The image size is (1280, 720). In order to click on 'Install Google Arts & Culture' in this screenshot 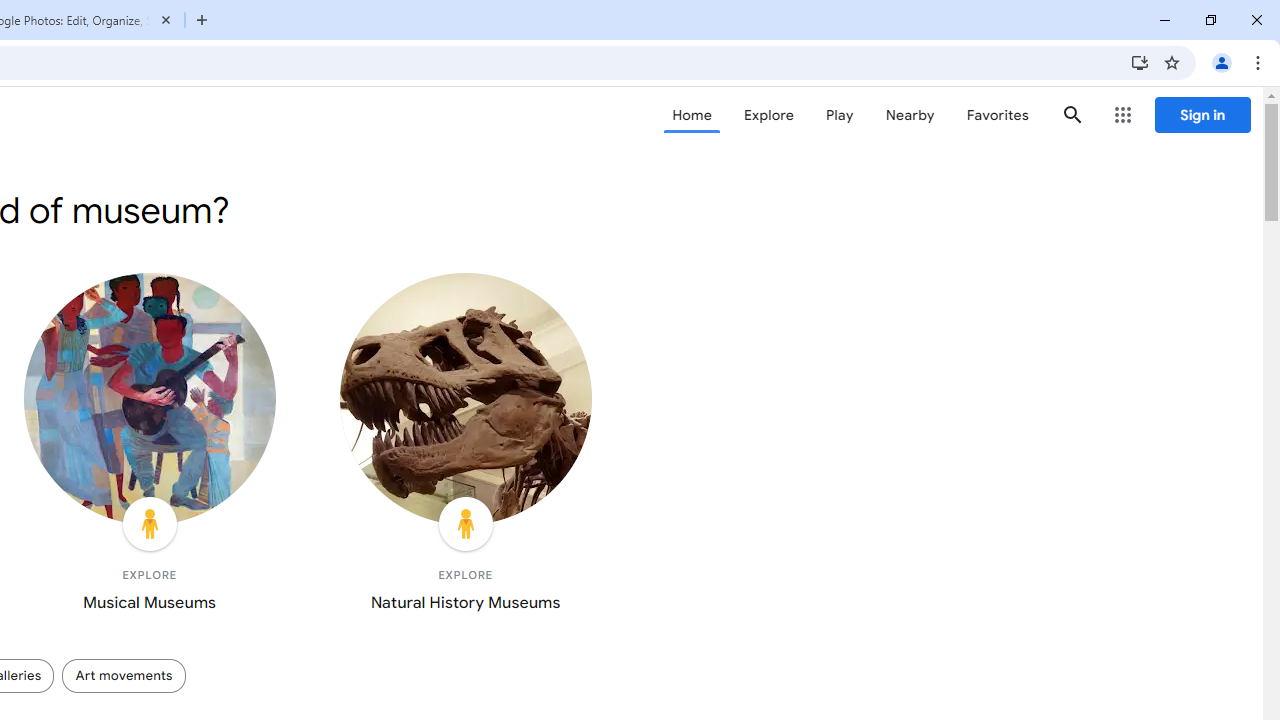, I will do `click(1139, 61)`.